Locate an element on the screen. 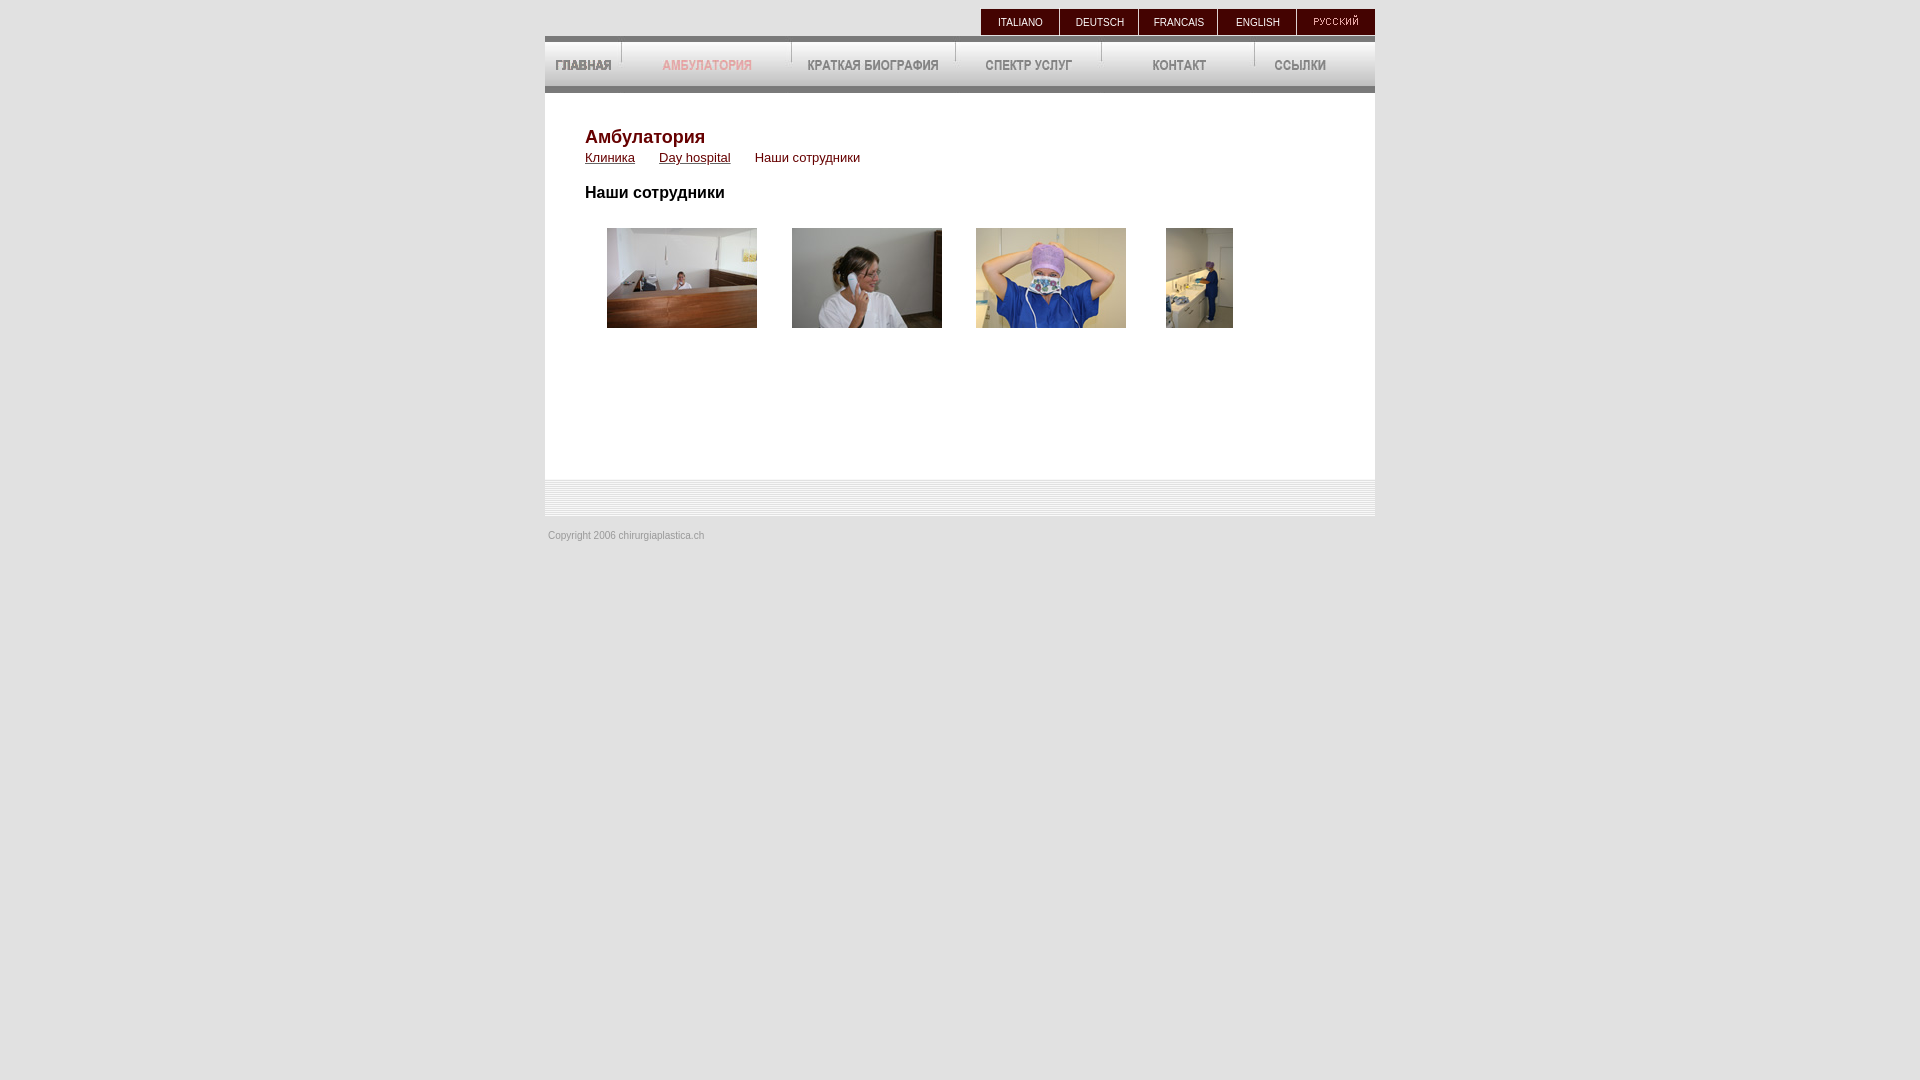 The width and height of the screenshot is (1920, 1080). 'DEUTSCH' is located at coordinates (1098, 21).